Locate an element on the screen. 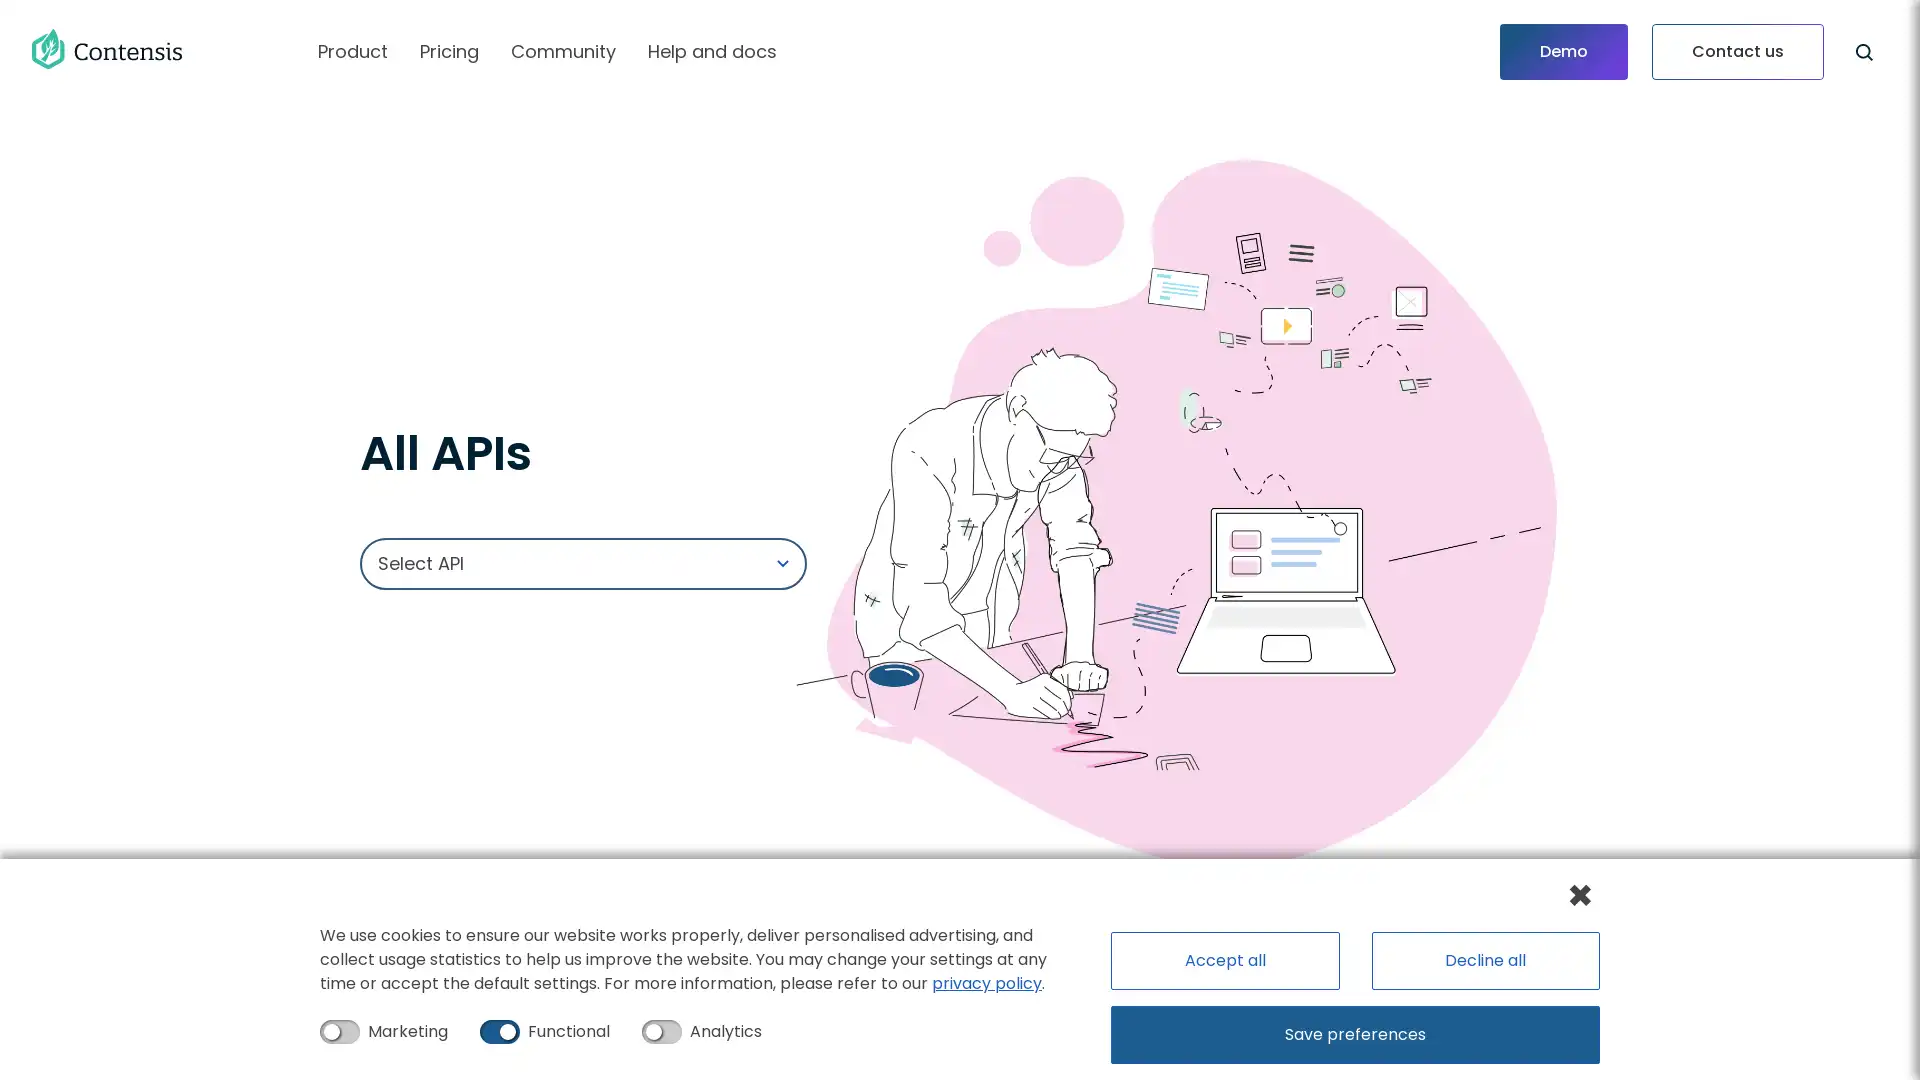 Image resolution: width=1920 pixels, height=1080 pixels. Community is located at coordinates (562, 50).